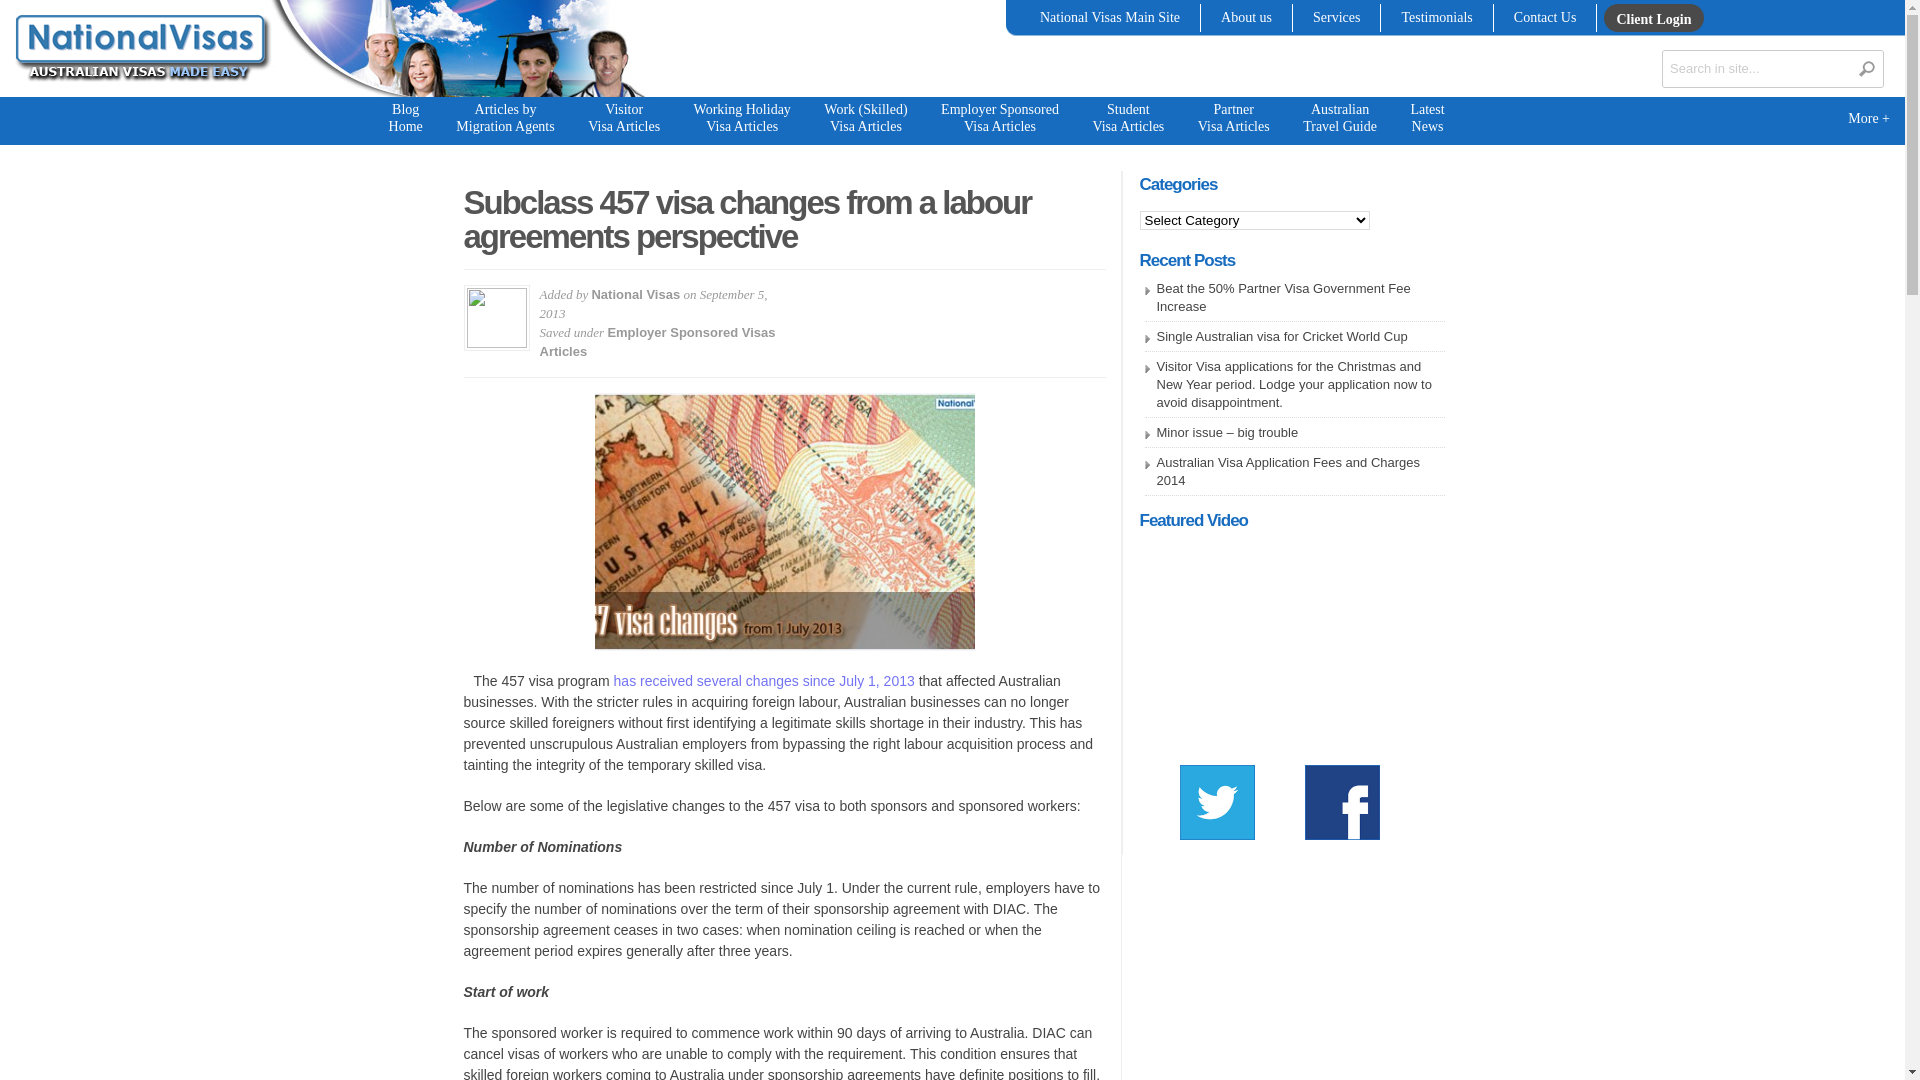 This screenshot has width=1920, height=1080. I want to click on 'Single Australian visa for Cricket World Cup', so click(1281, 335).